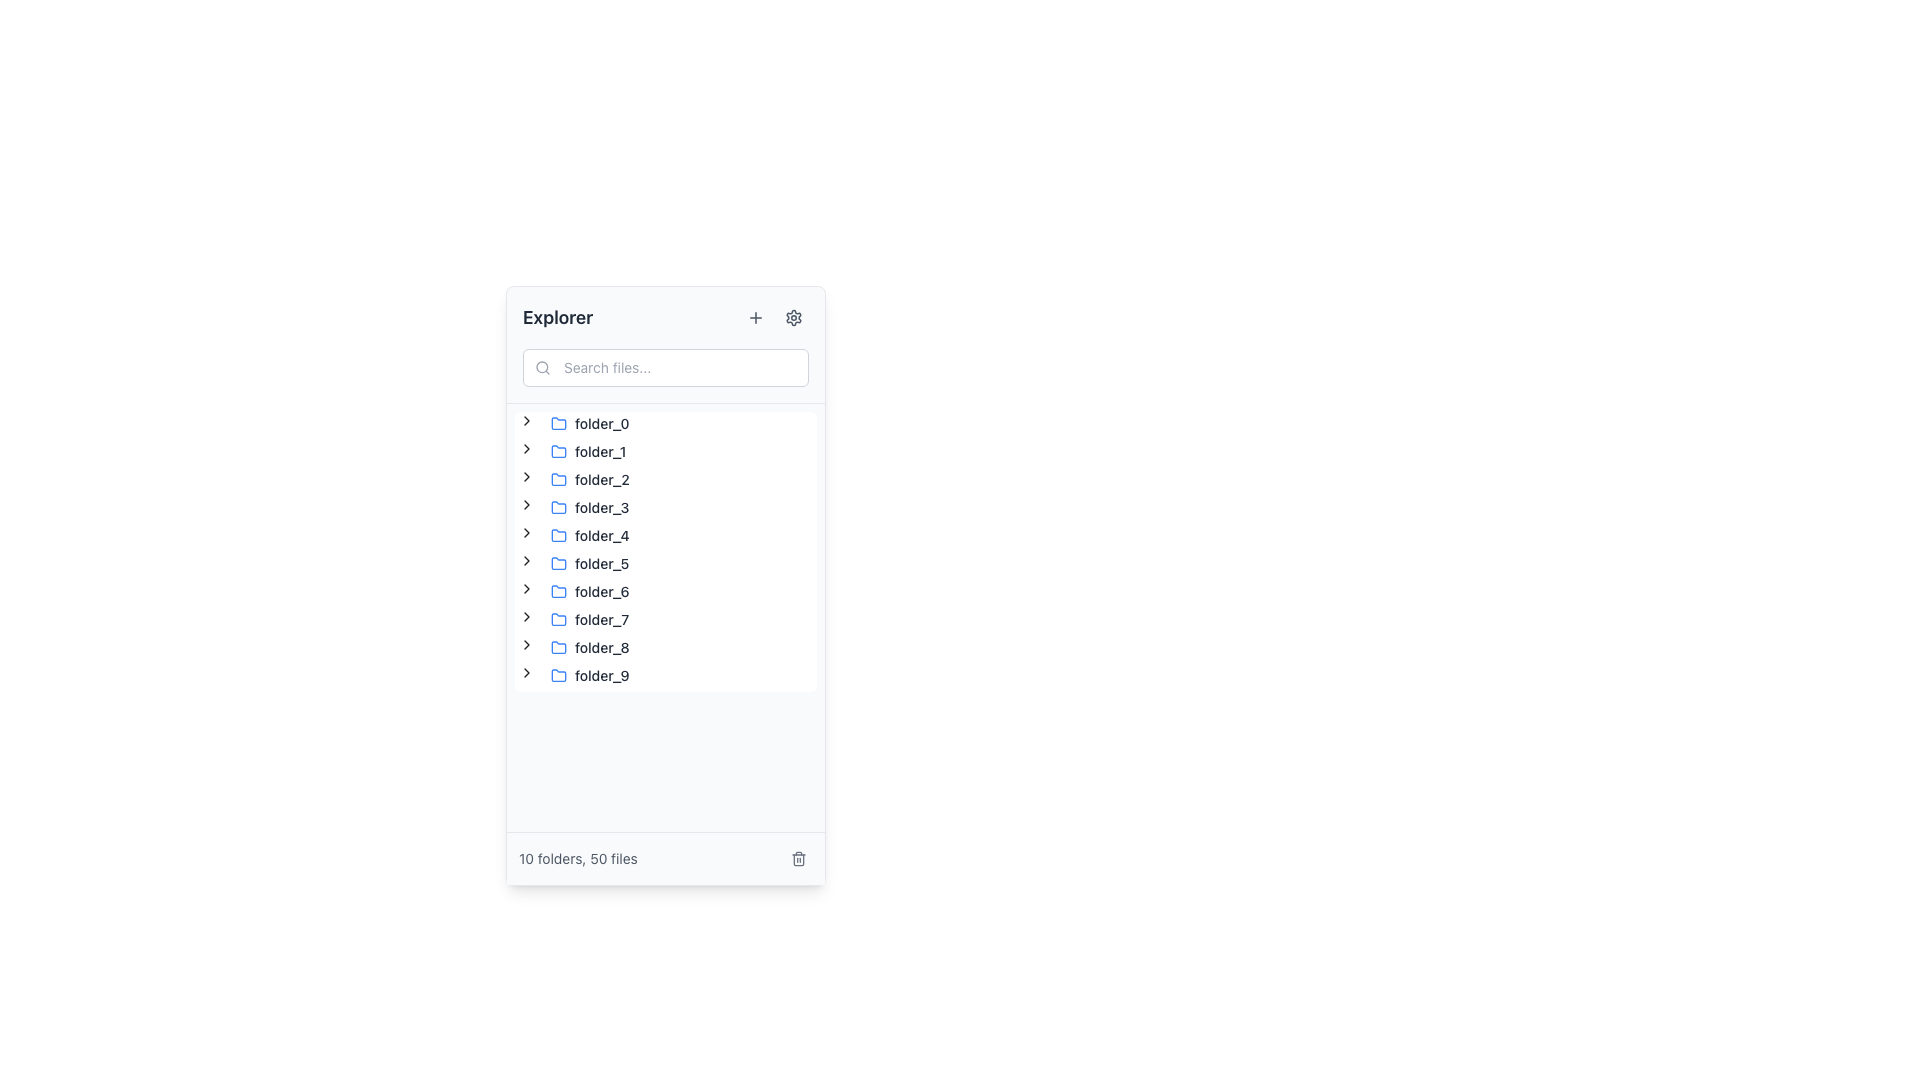 Image resolution: width=1920 pixels, height=1080 pixels. What do you see at coordinates (601, 507) in the screenshot?
I see `the text label 'folder_3' adjacent to the blue folder icon` at bounding box center [601, 507].